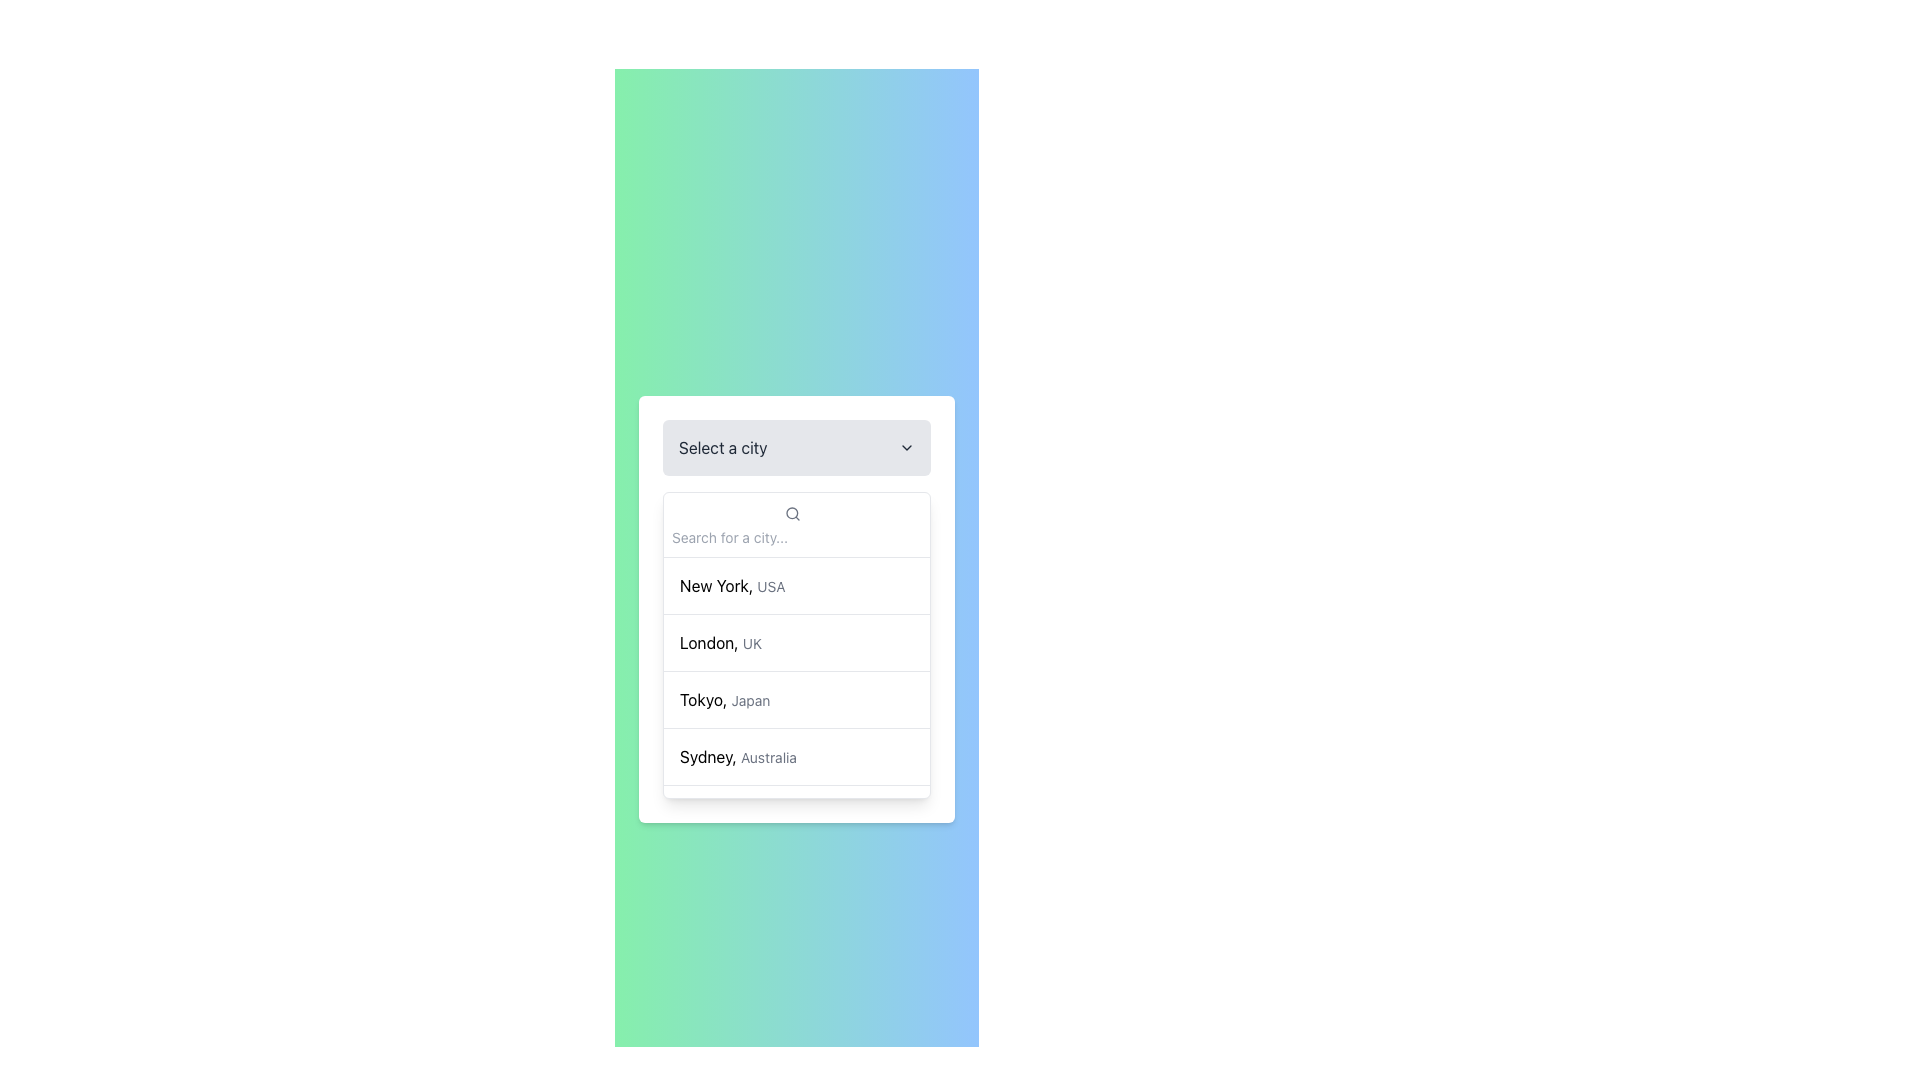  Describe the element at coordinates (770, 585) in the screenshot. I see `text label 'USA' which is styled with a small font size and gray color, located to the right of 'New York' in the dropdown list under 'New York, USA'` at that location.